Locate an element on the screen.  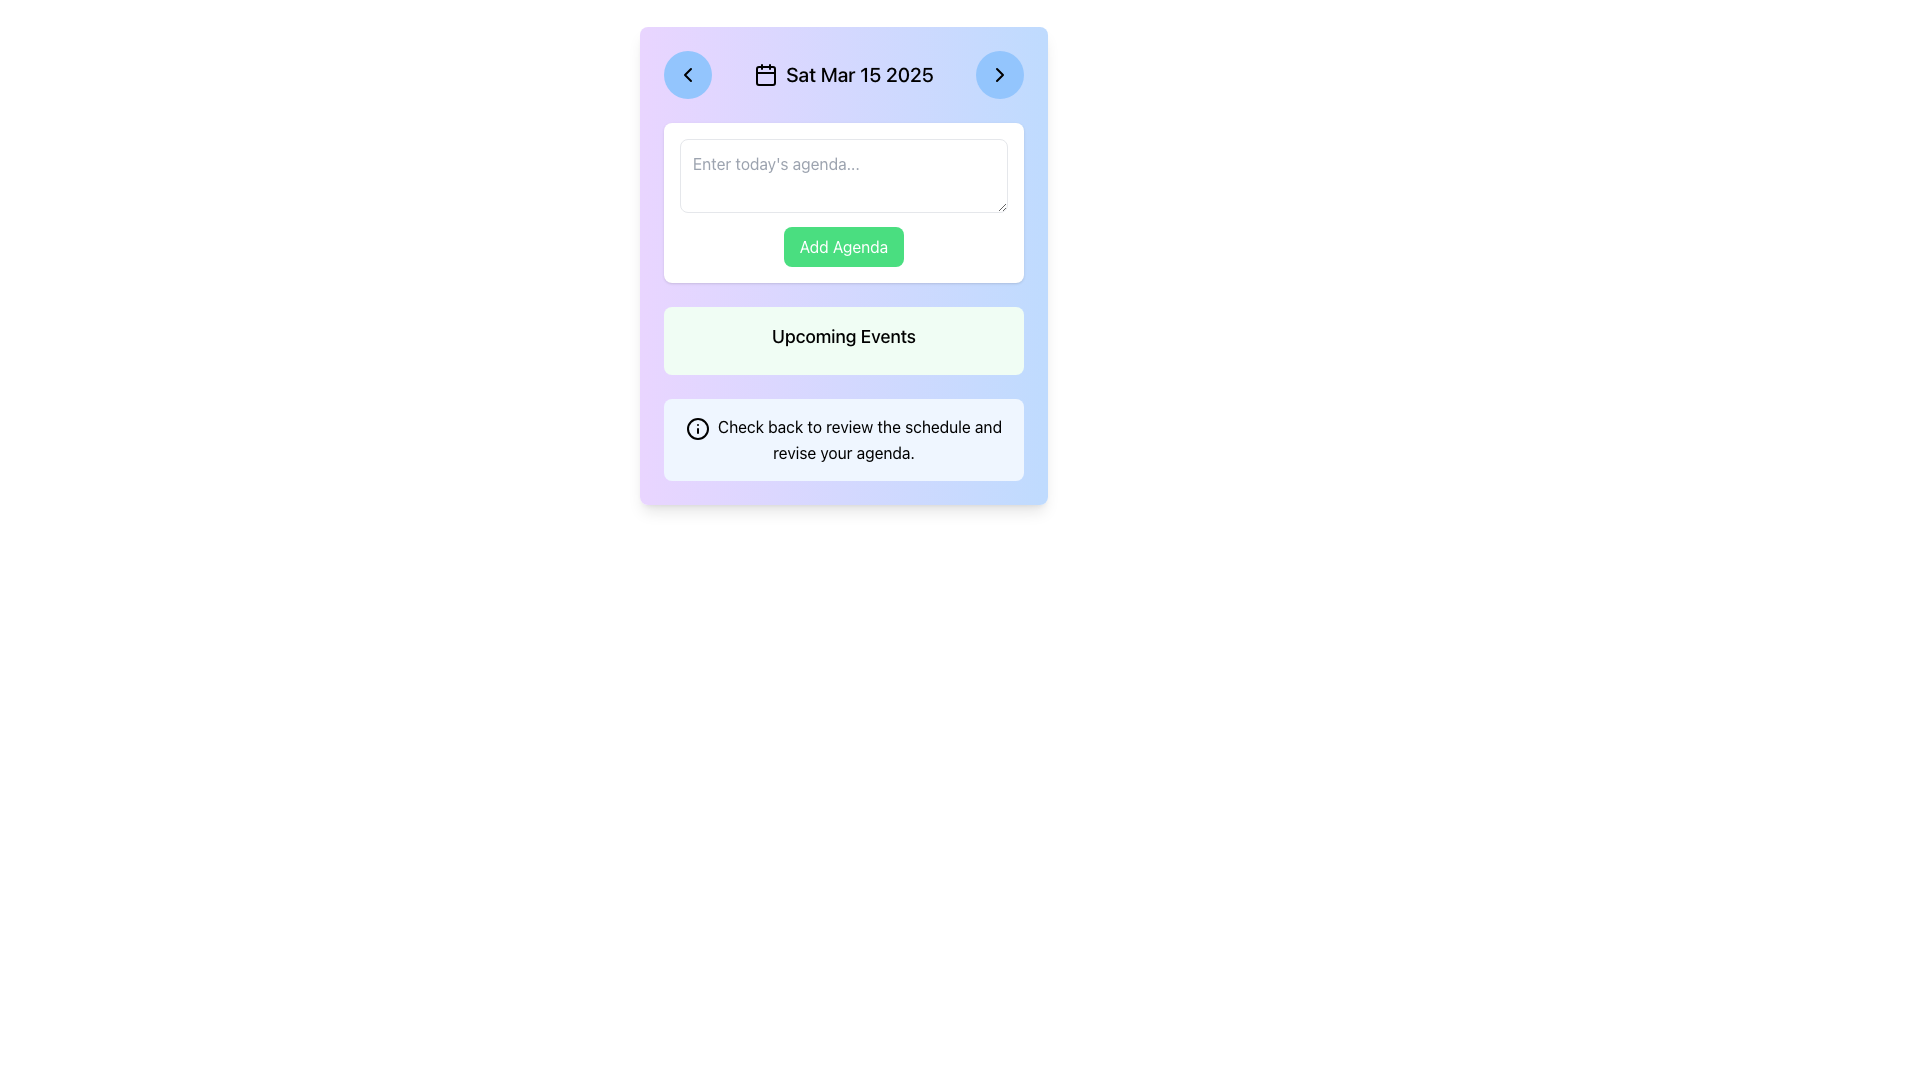
the informational icon located inside the blue box at the bottom left of the interface is located at coordinates (697, 427).